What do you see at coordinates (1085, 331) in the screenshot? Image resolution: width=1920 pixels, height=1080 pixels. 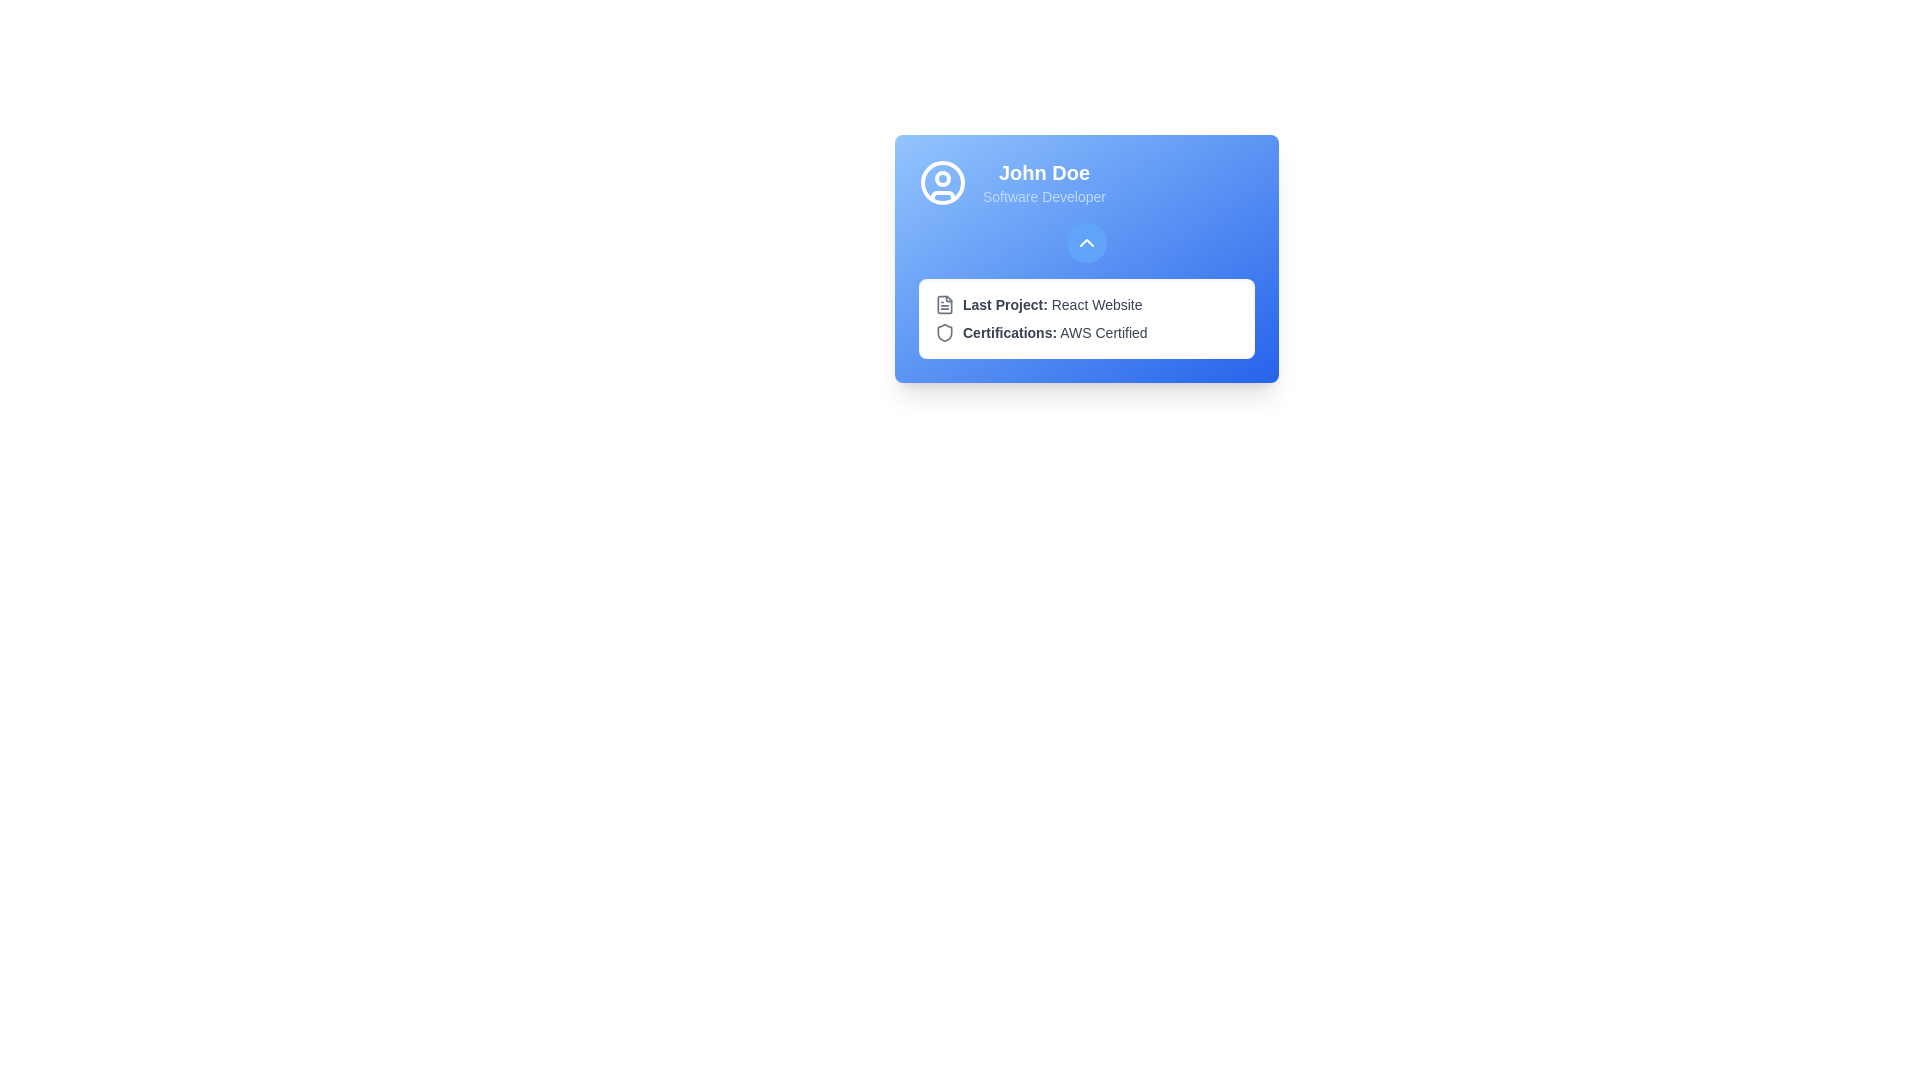 I see `the 'AWS Certified' label with icon located below the 'Last Project: React Website' label in the card interface` at bounding box center [1085, 331].